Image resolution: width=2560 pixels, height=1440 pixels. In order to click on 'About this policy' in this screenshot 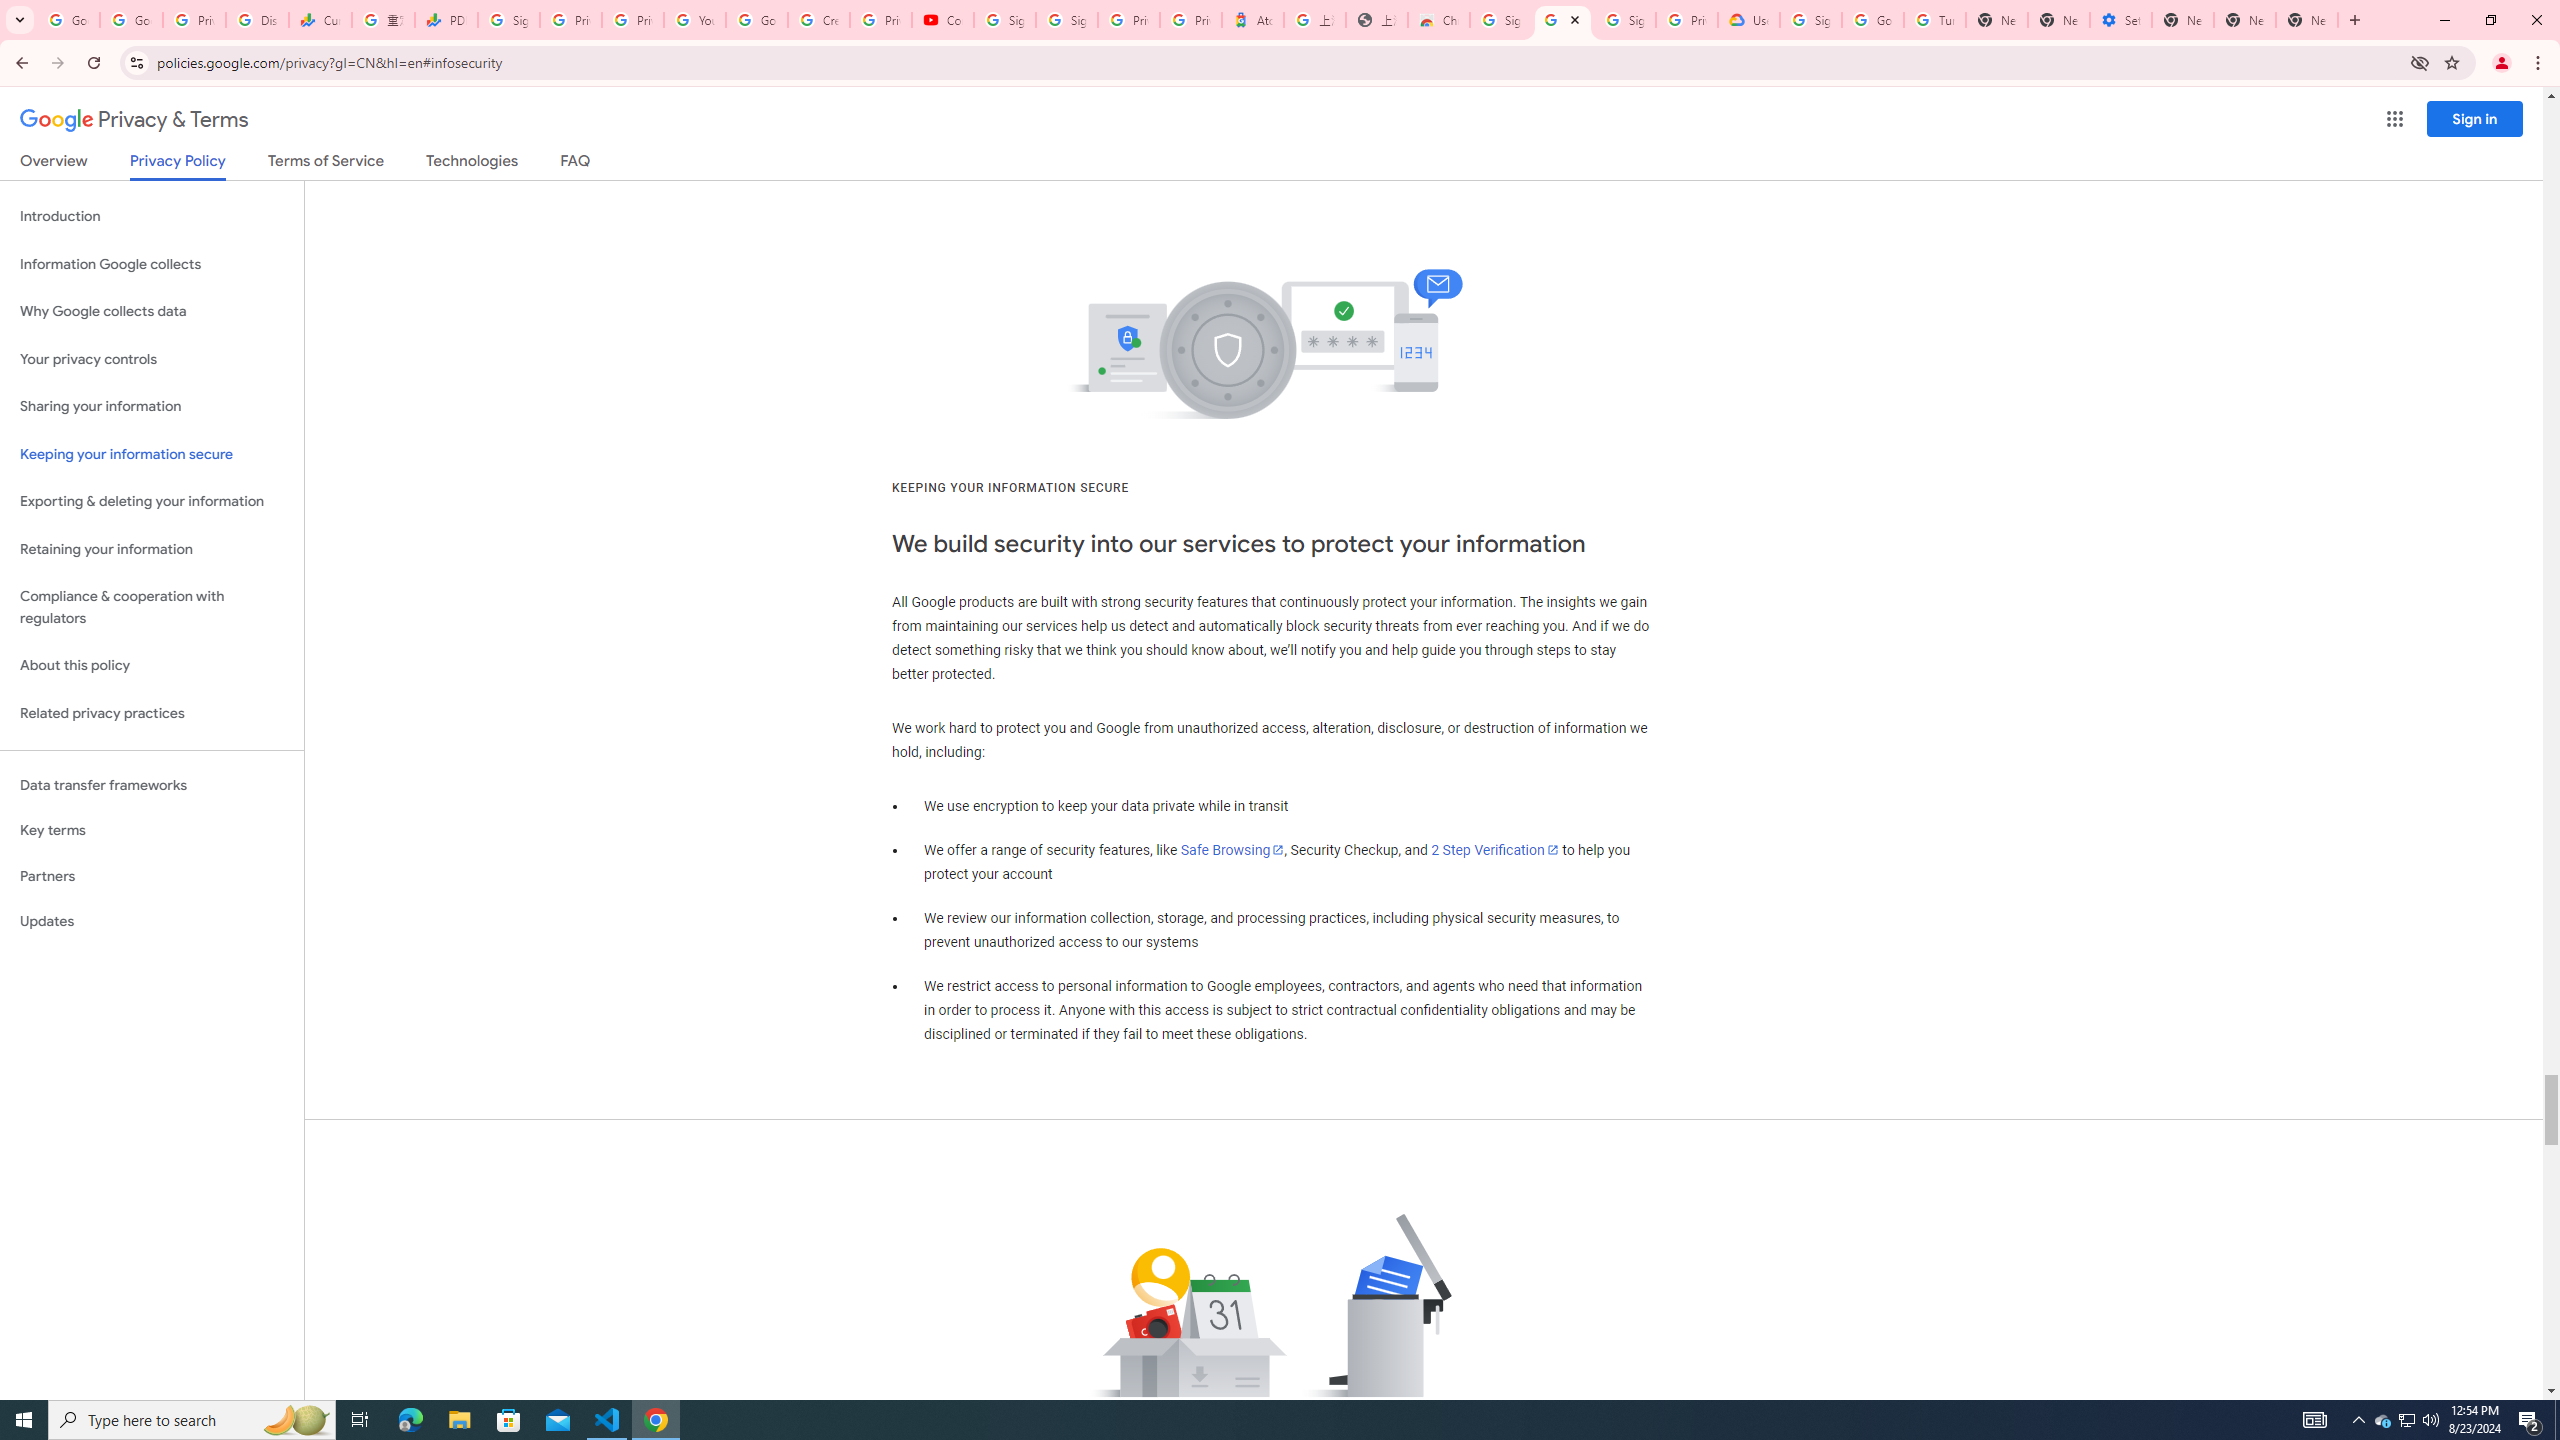, I will do `click(151, 666)`.